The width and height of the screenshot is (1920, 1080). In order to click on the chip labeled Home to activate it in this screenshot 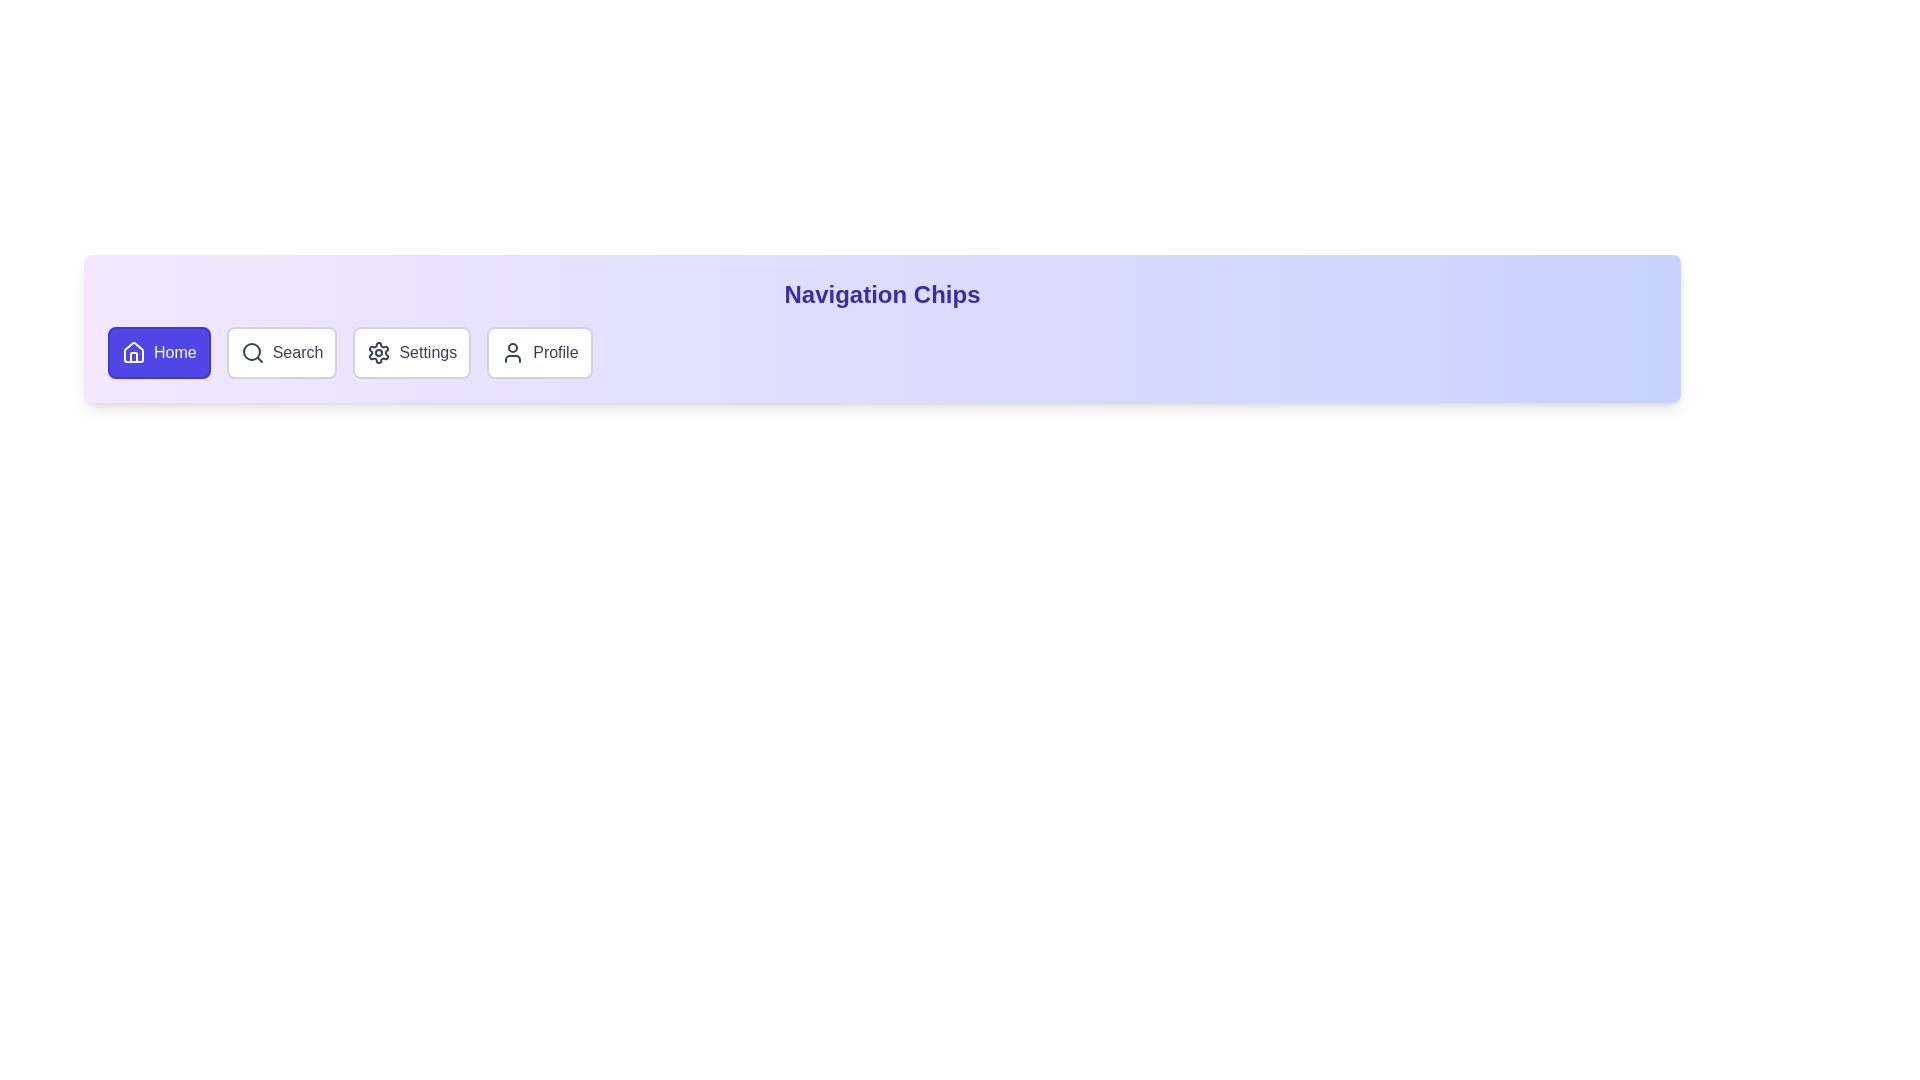, I will do `click(158, 352)`.